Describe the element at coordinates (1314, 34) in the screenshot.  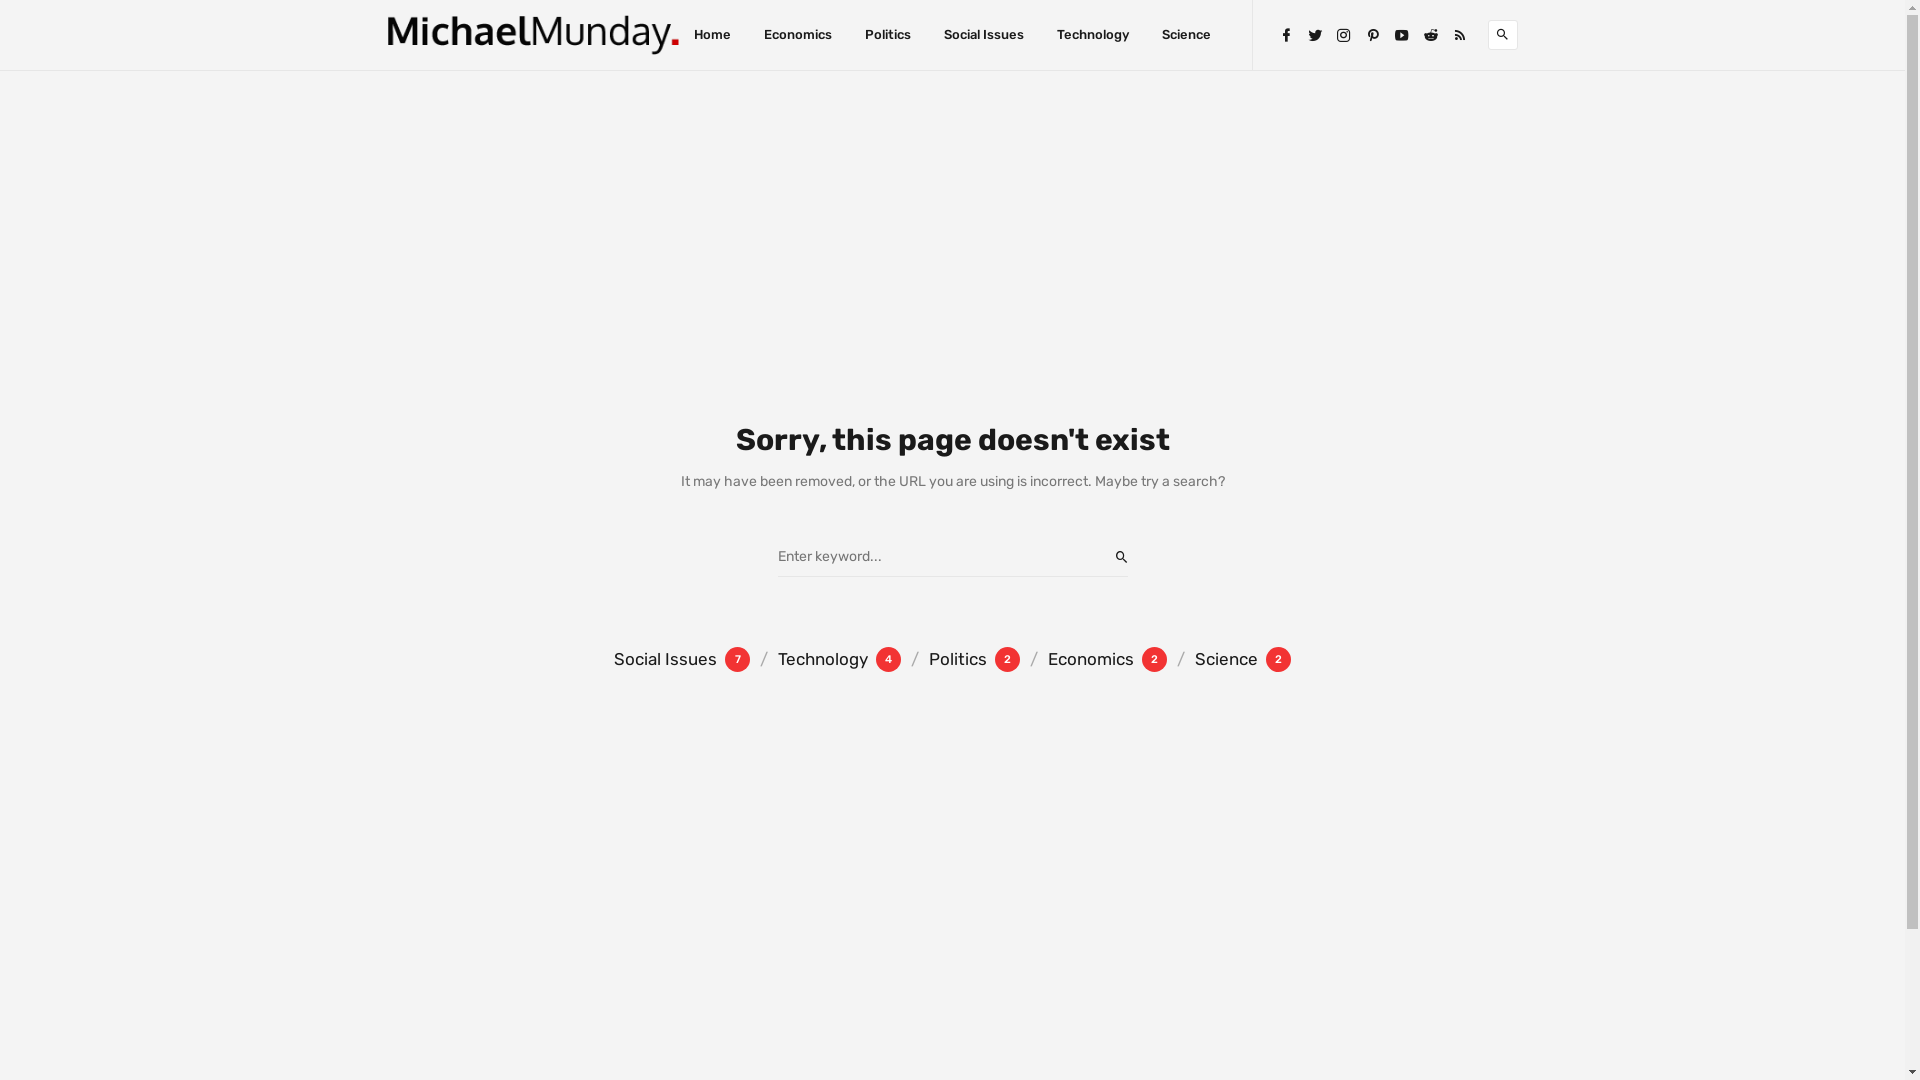
I see `'Twitter'` at that location.